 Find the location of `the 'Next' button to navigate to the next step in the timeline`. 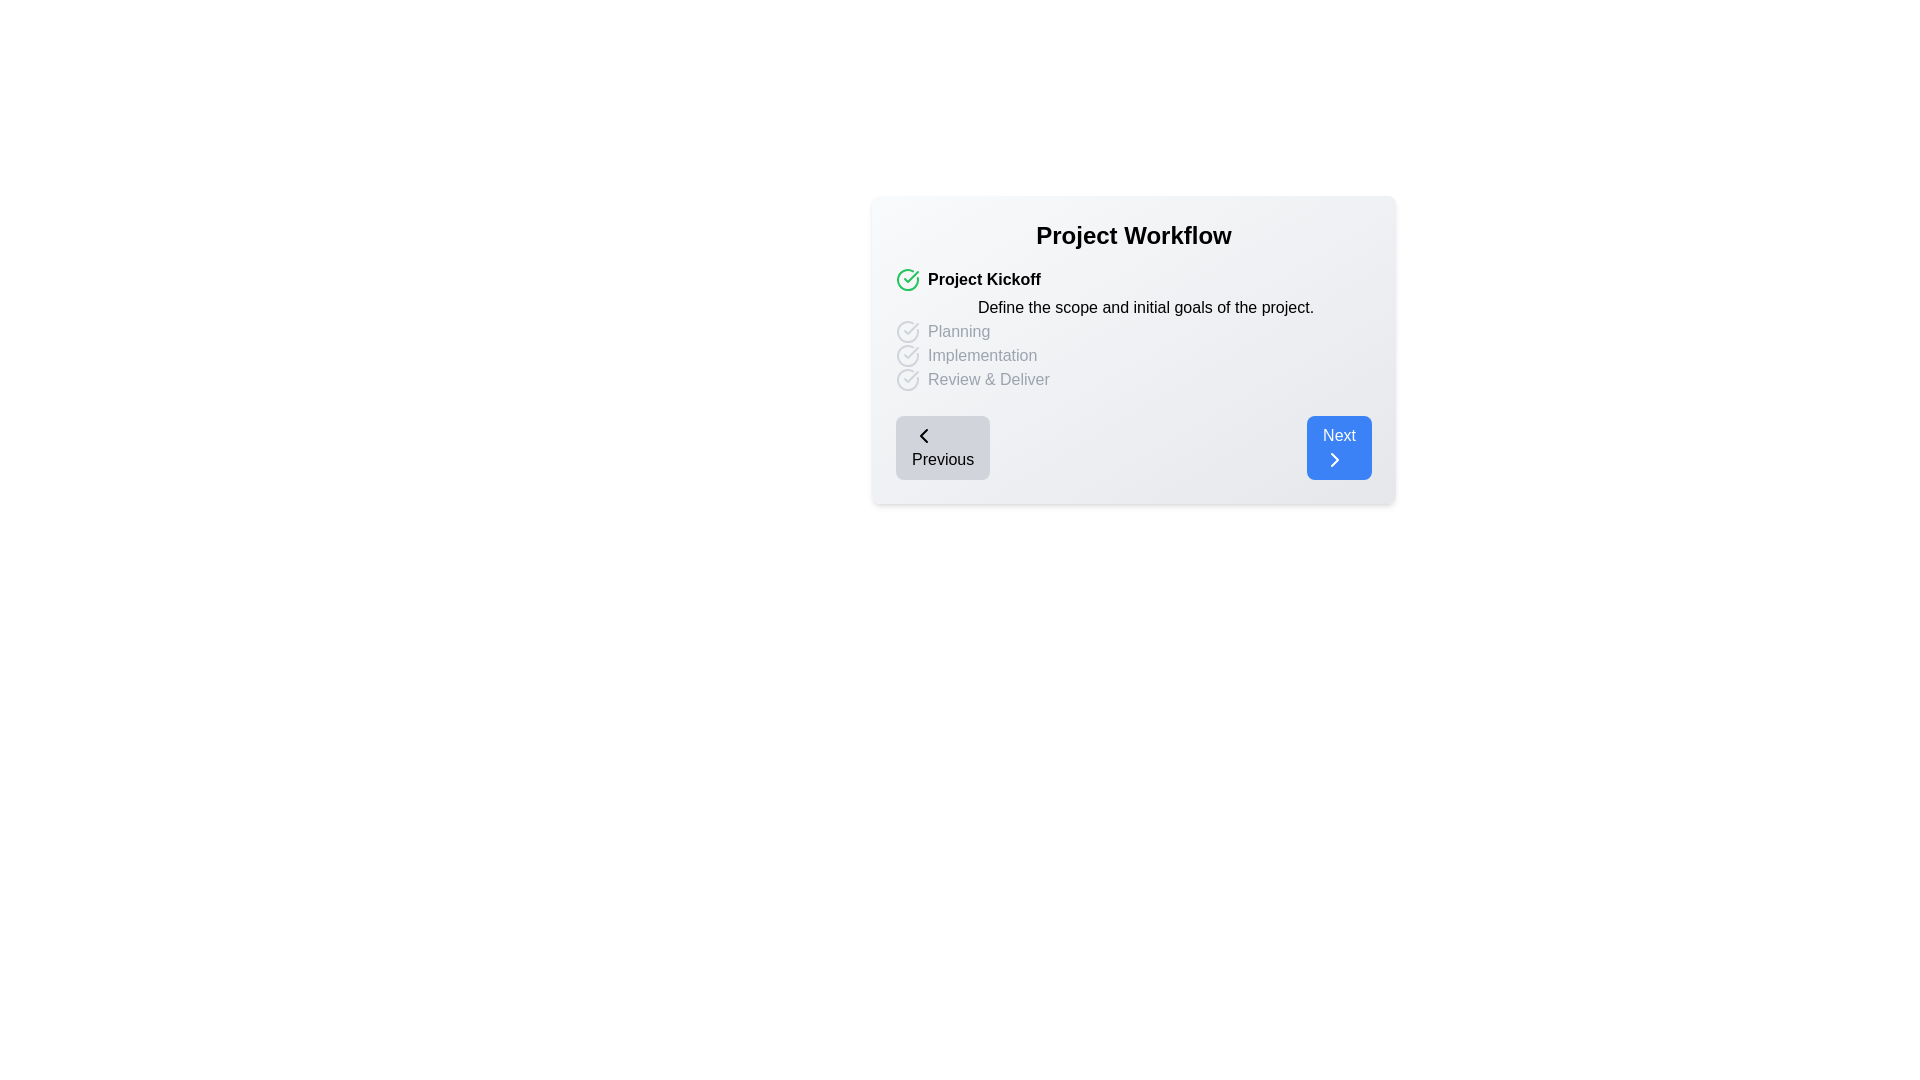

the 'Next' button to navigate to the next step in the timeline is located at coordinates (1339, 446).